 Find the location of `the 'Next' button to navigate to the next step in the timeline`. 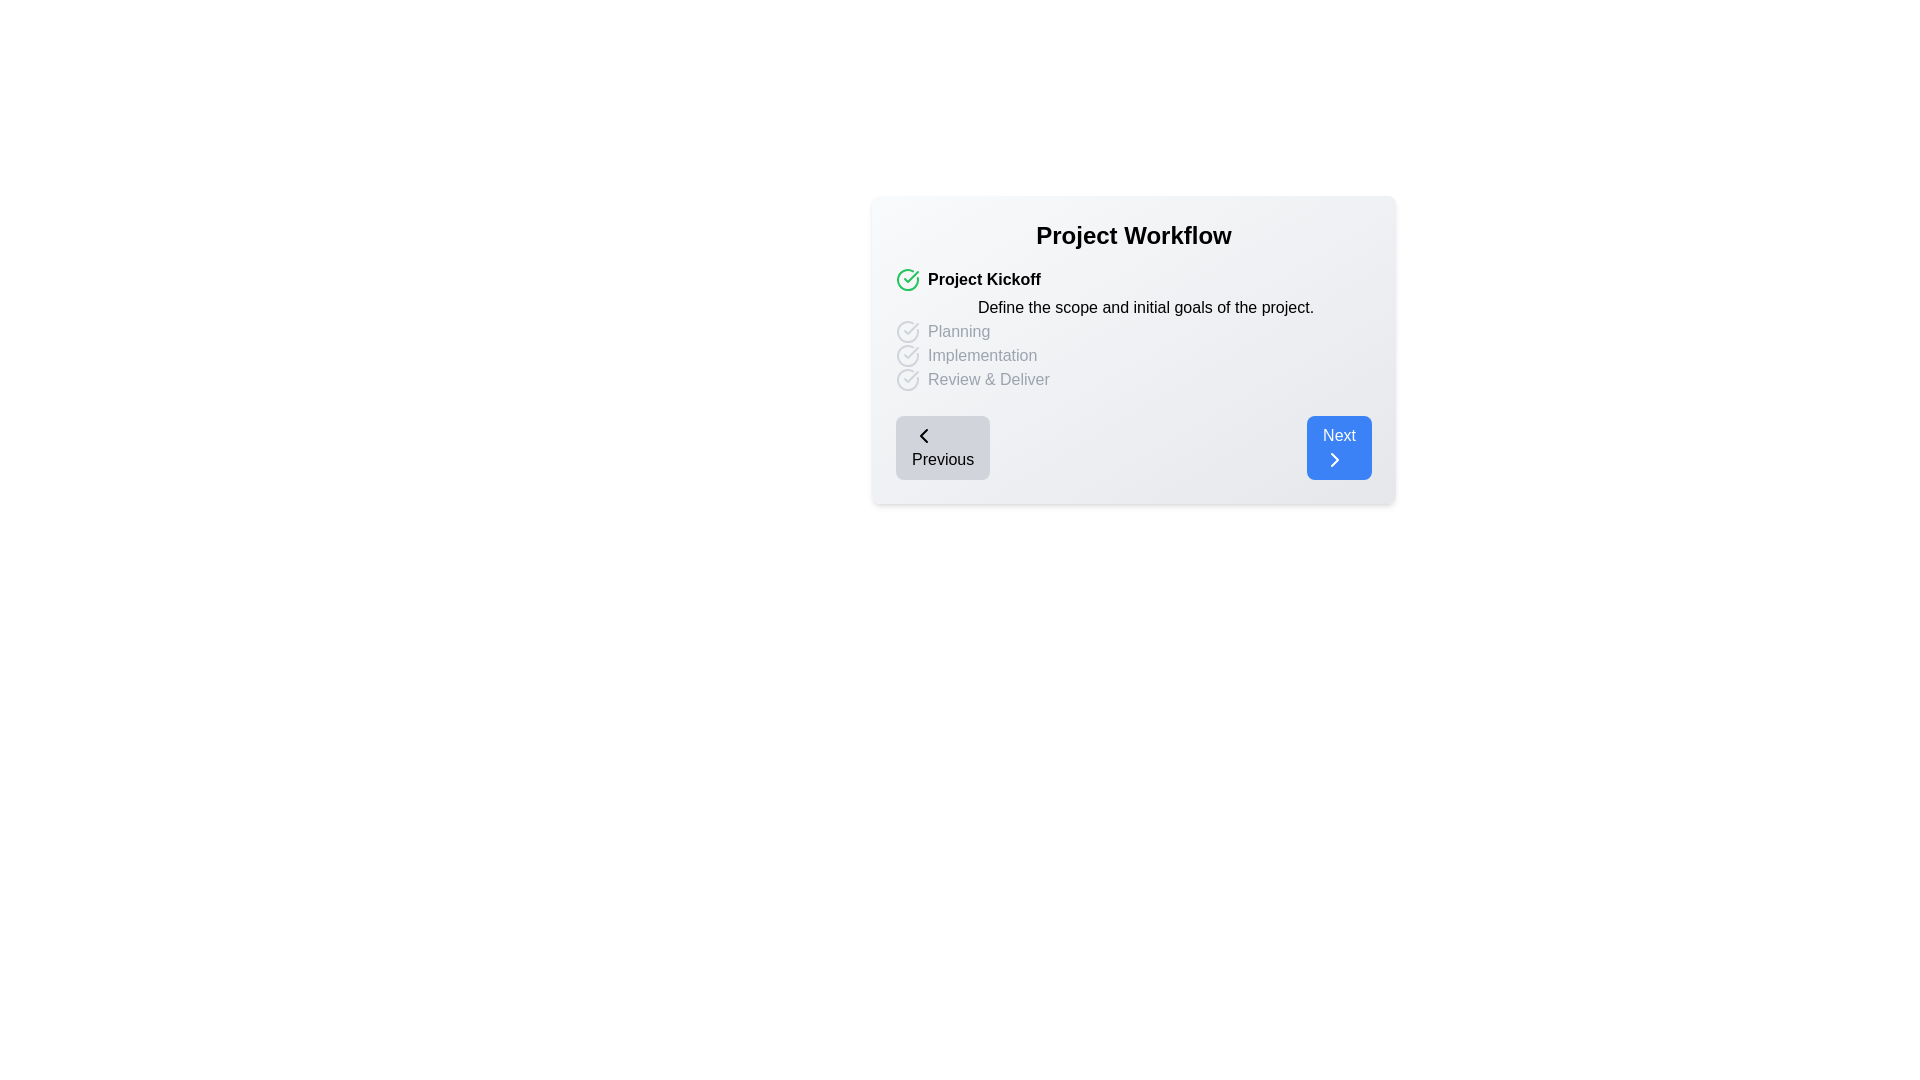

the 'Next' button to navigate to the next step in the timeline is located at coordinates (1339, 446).